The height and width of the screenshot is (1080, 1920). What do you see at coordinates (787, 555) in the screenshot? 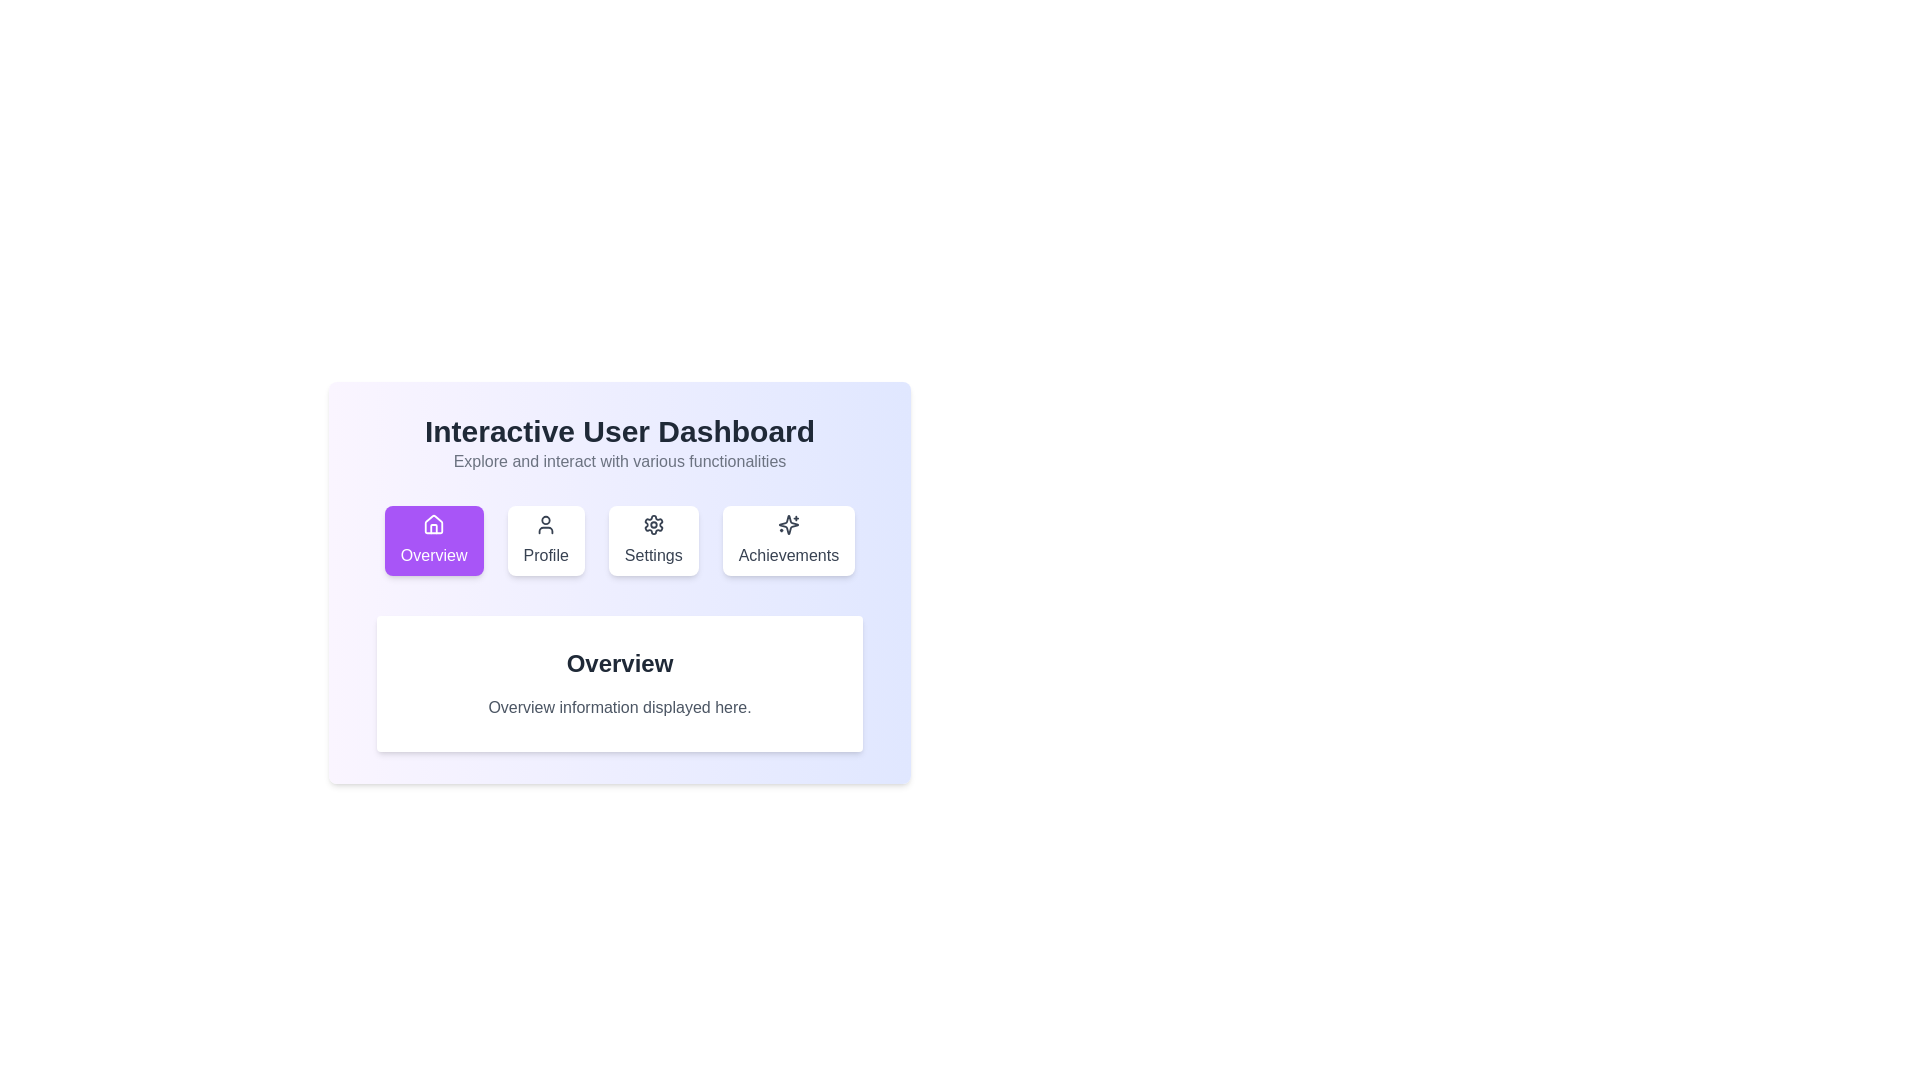
I see `the 'Achievements' button, which is the fourth button from the left in a row of four buttons labeled 'Overview,' 'Profile,' 'Settings,' and 'Achievements.' This button is identified by its text label indicating navigation to the 'Achievements' section` at bounding box center [787, 555].